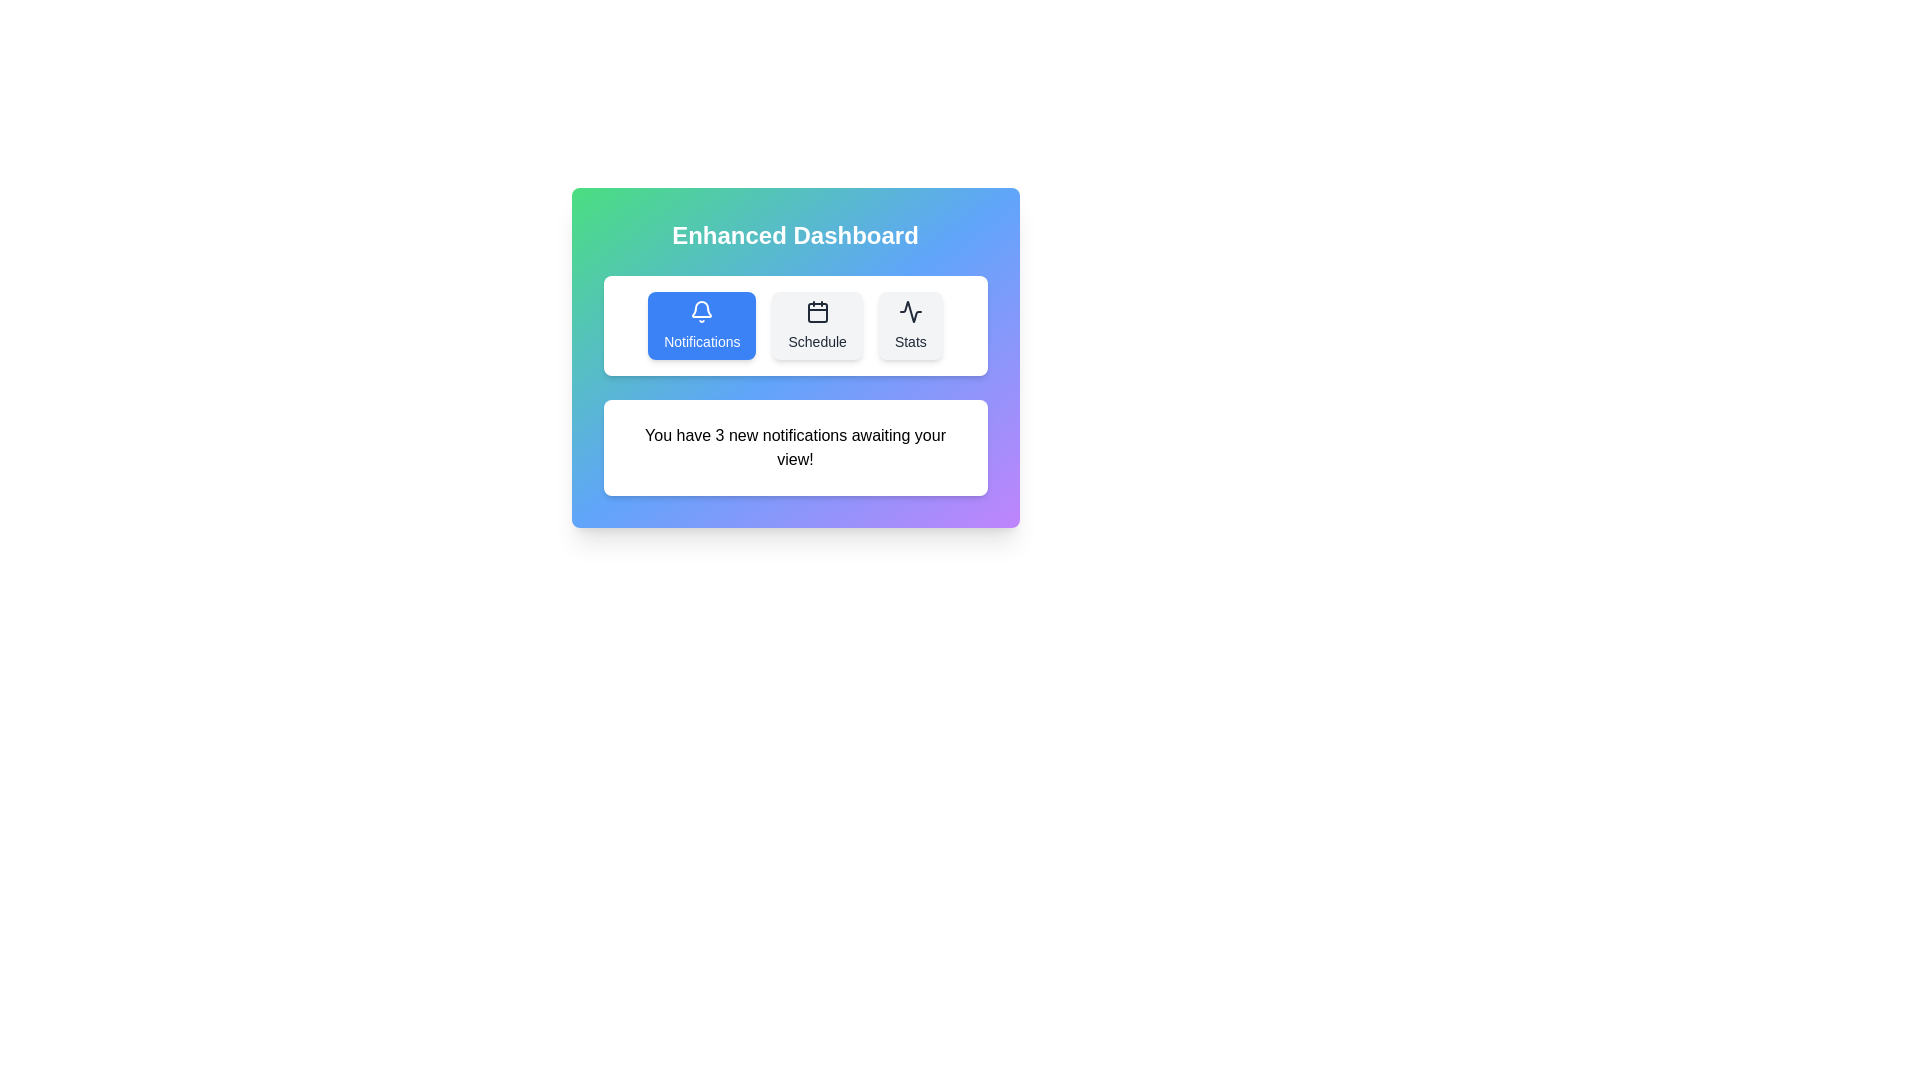 The height and width of the screenshot is (1080, 1920). What do you see at coordinates (702, 325) in the screenshot?
I see `the blue 'Notifications' button with a bell icon` at bounding box center [702, 325].